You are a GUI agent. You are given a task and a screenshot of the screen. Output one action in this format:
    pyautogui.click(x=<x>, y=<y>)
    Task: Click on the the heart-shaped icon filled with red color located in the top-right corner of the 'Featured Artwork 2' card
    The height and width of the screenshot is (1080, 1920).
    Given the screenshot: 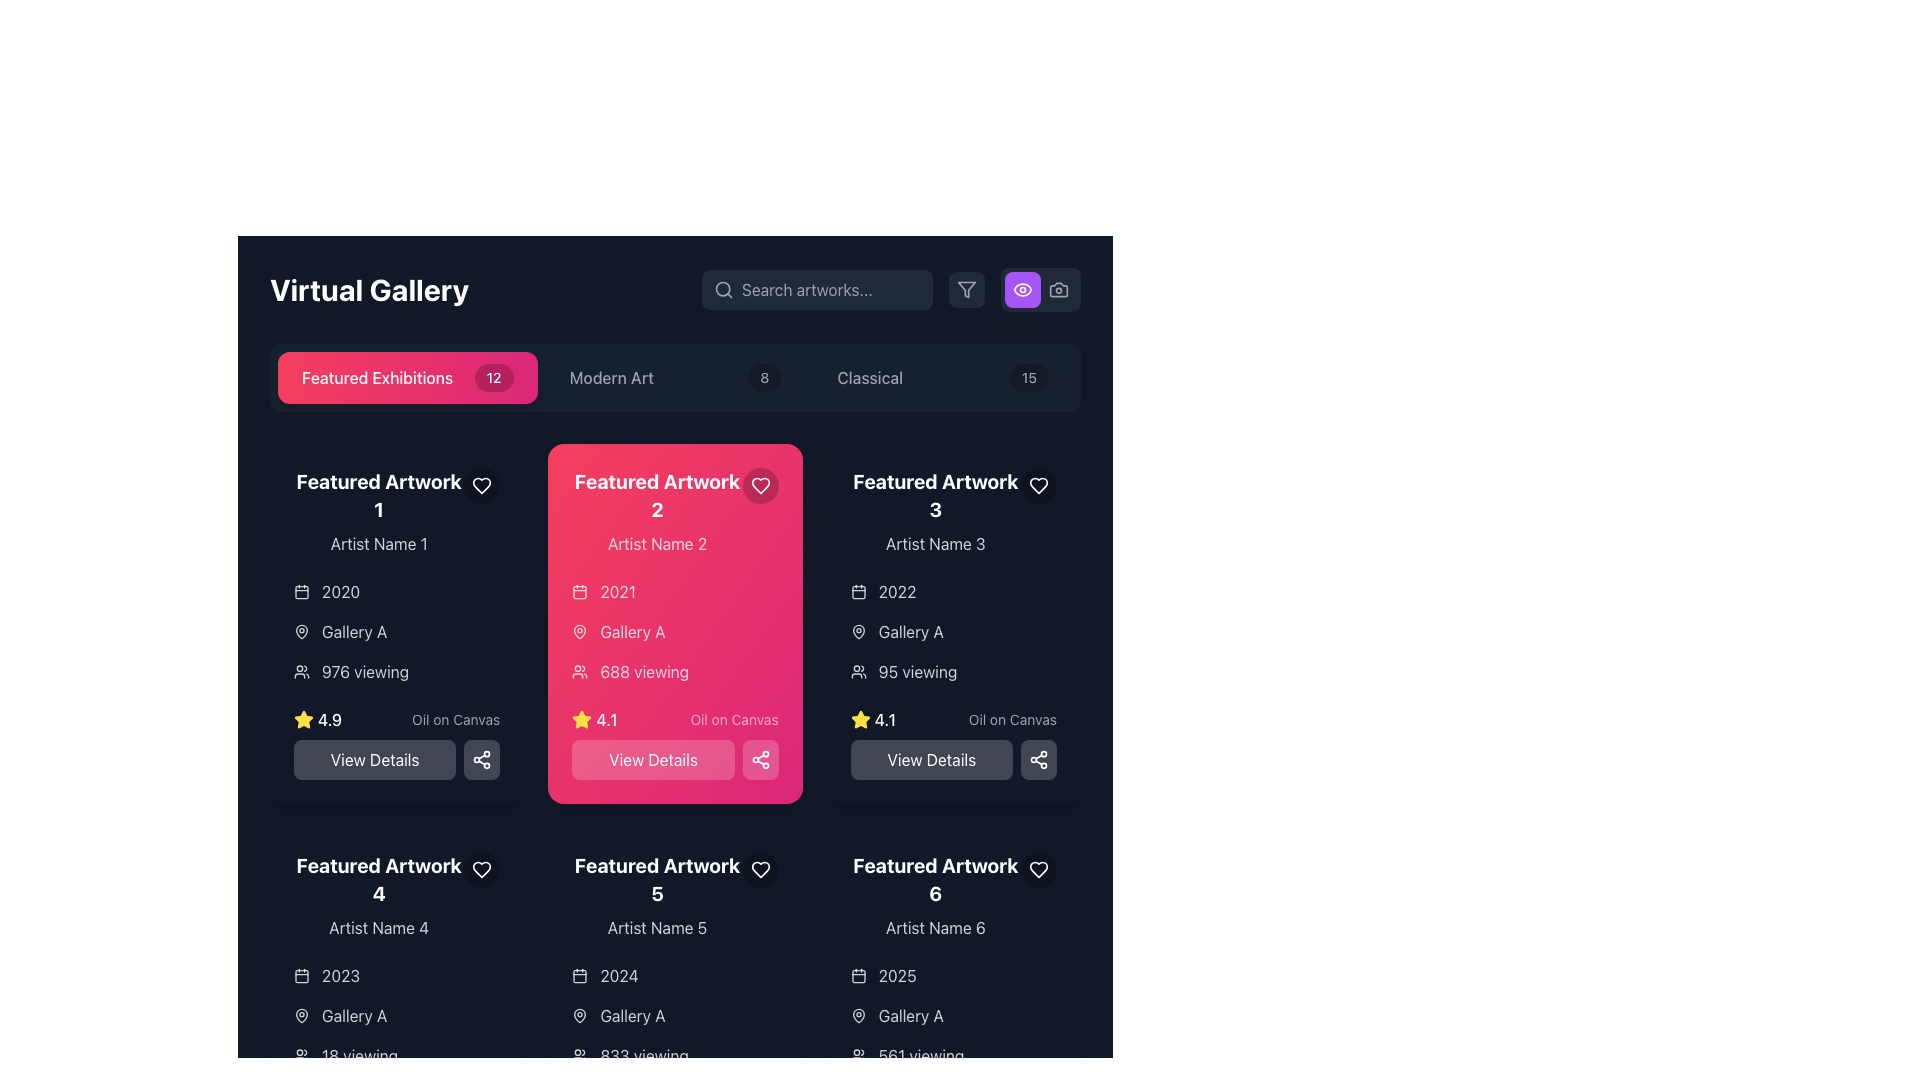 What is the action you would take?
    pyautogui.click(x=759, y=486)
    